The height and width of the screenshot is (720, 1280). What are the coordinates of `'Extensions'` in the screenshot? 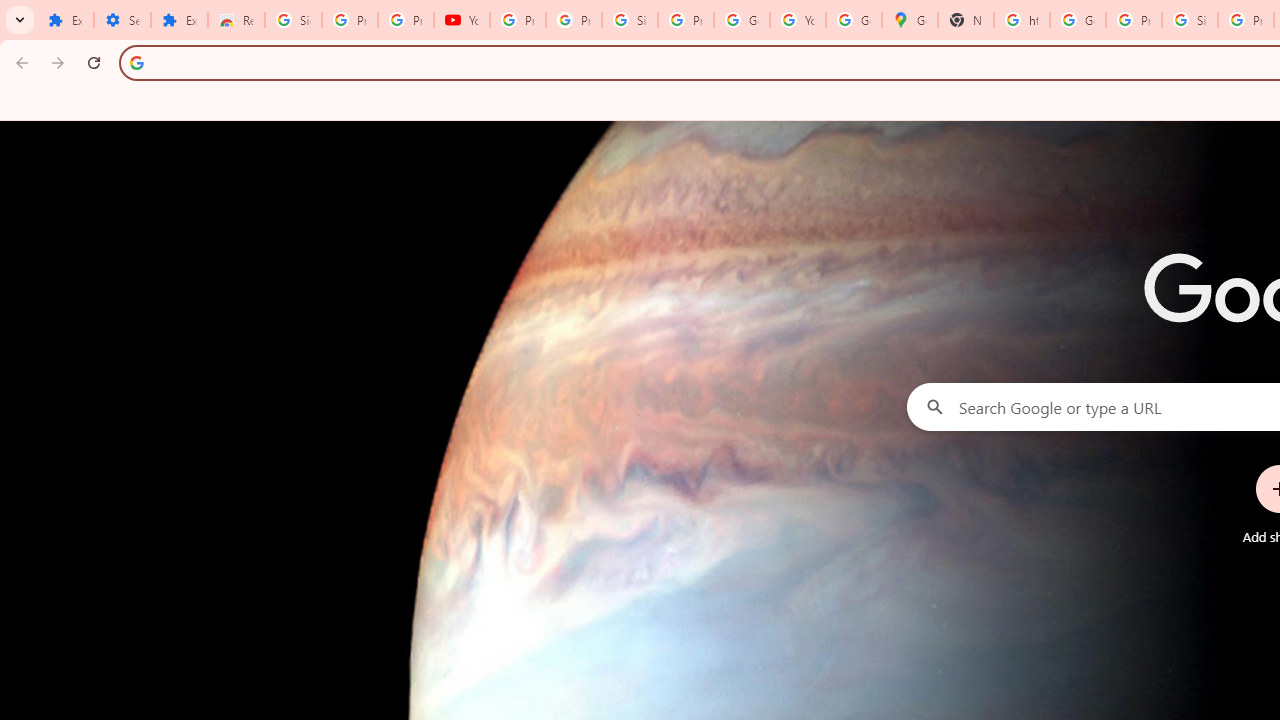 It's located at (65, 20).